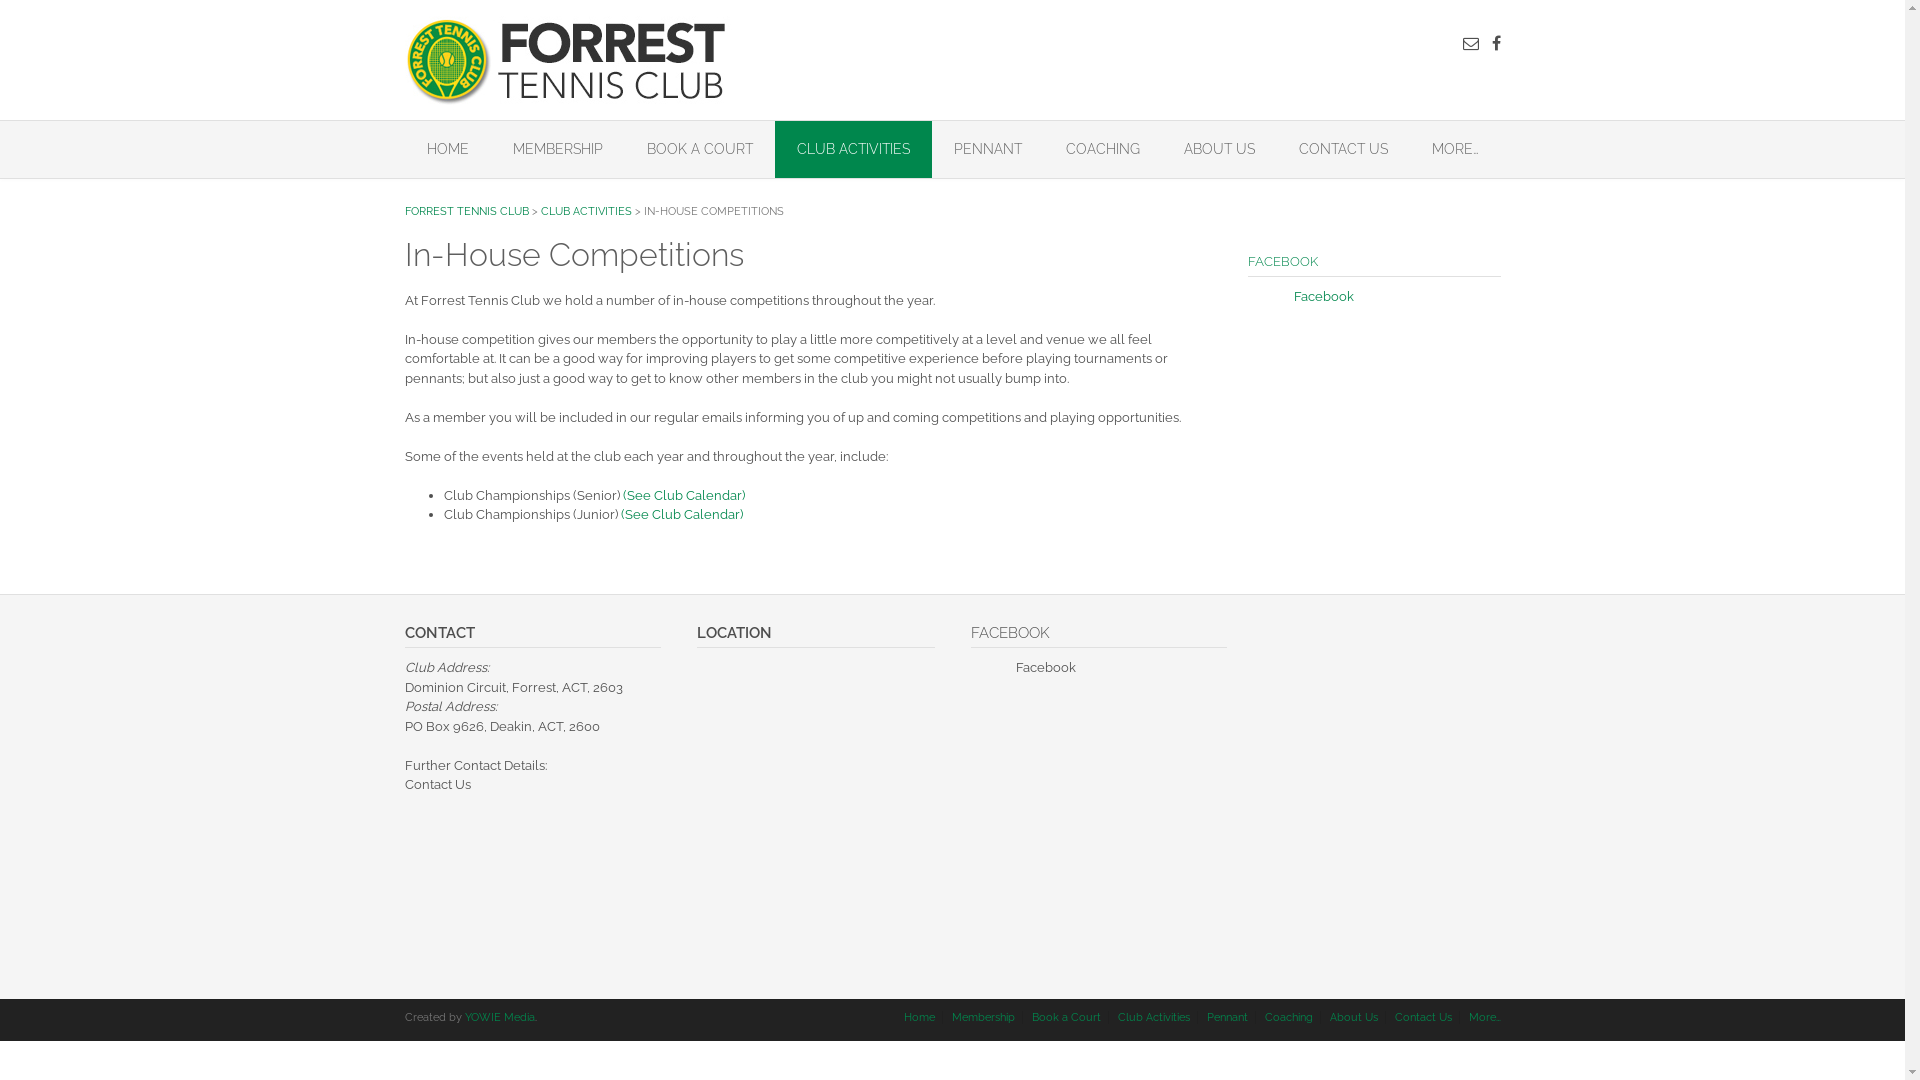 The image size is (1920, 1080). I want to click on 'Send us an email', so click(1462, 42).